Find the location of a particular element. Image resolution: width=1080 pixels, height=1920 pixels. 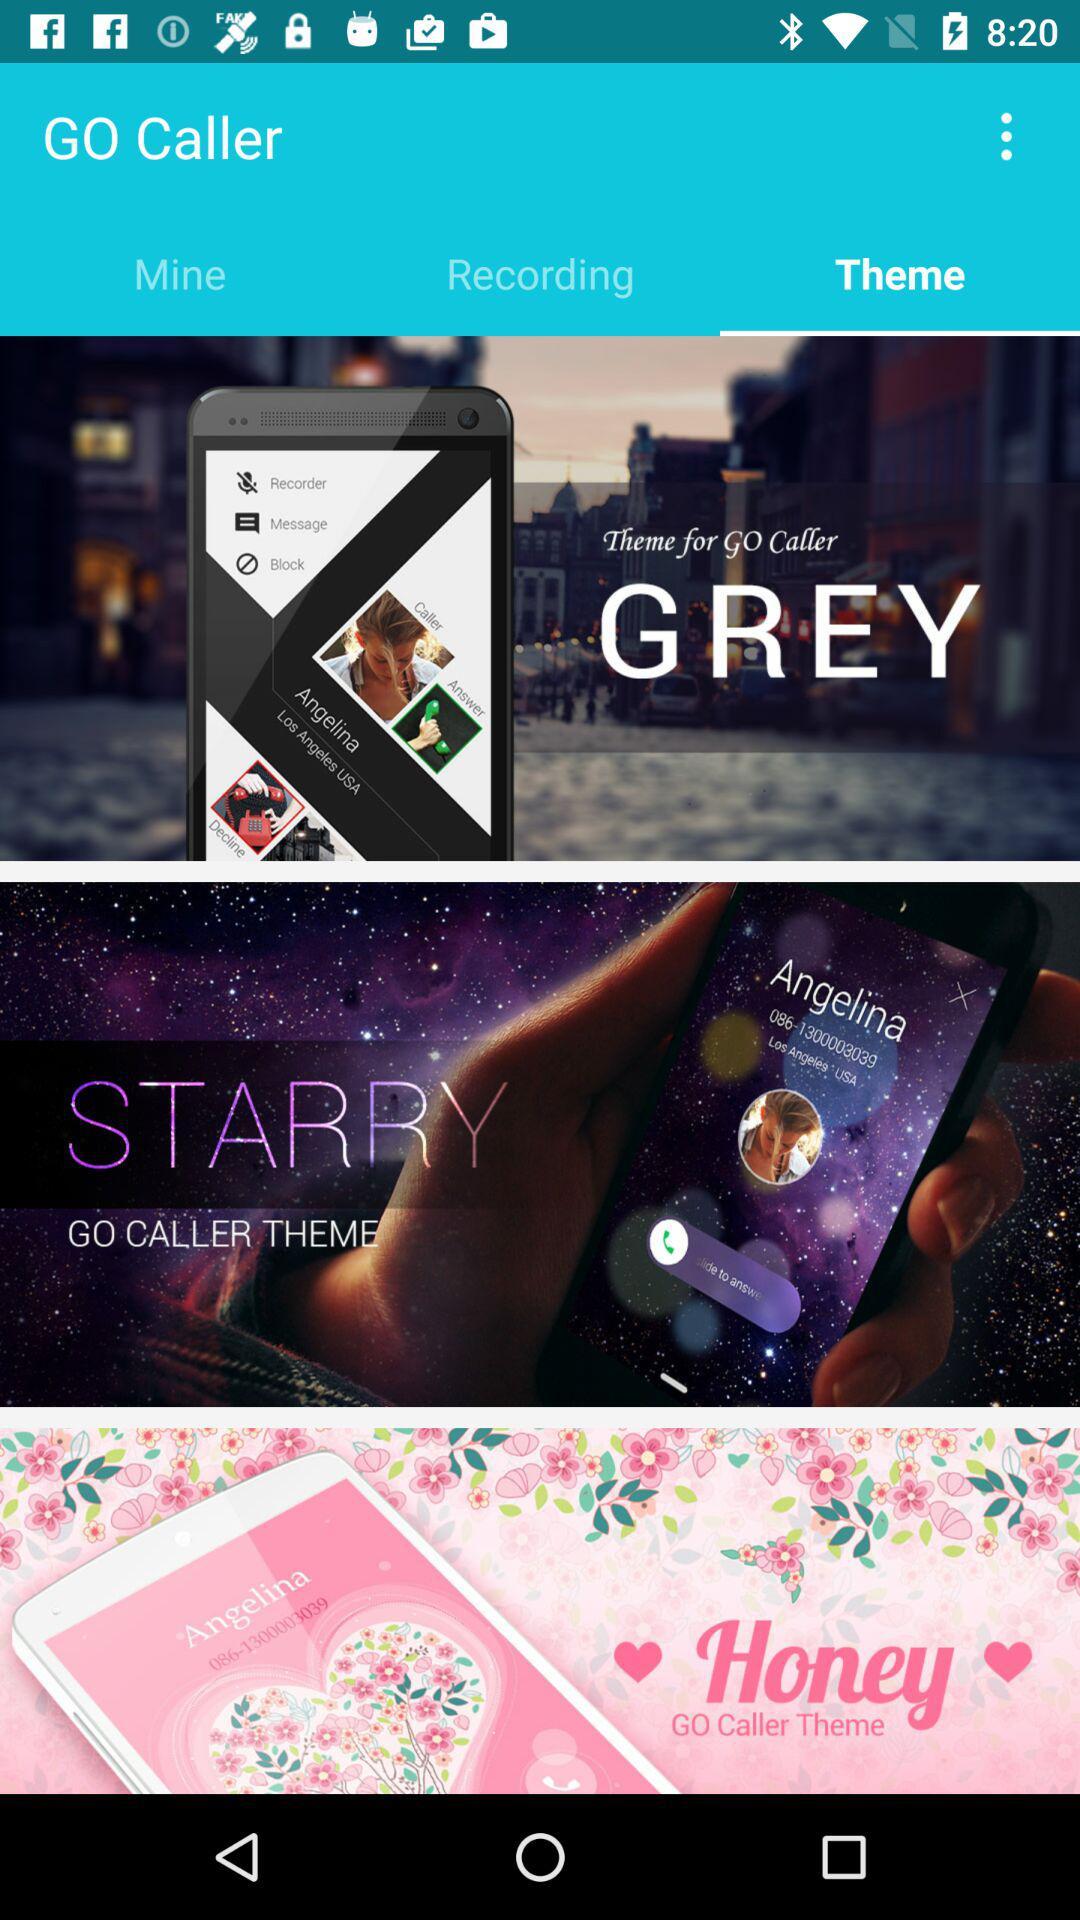

the icon to the right of go caller is located at coordinates (1006, 135).